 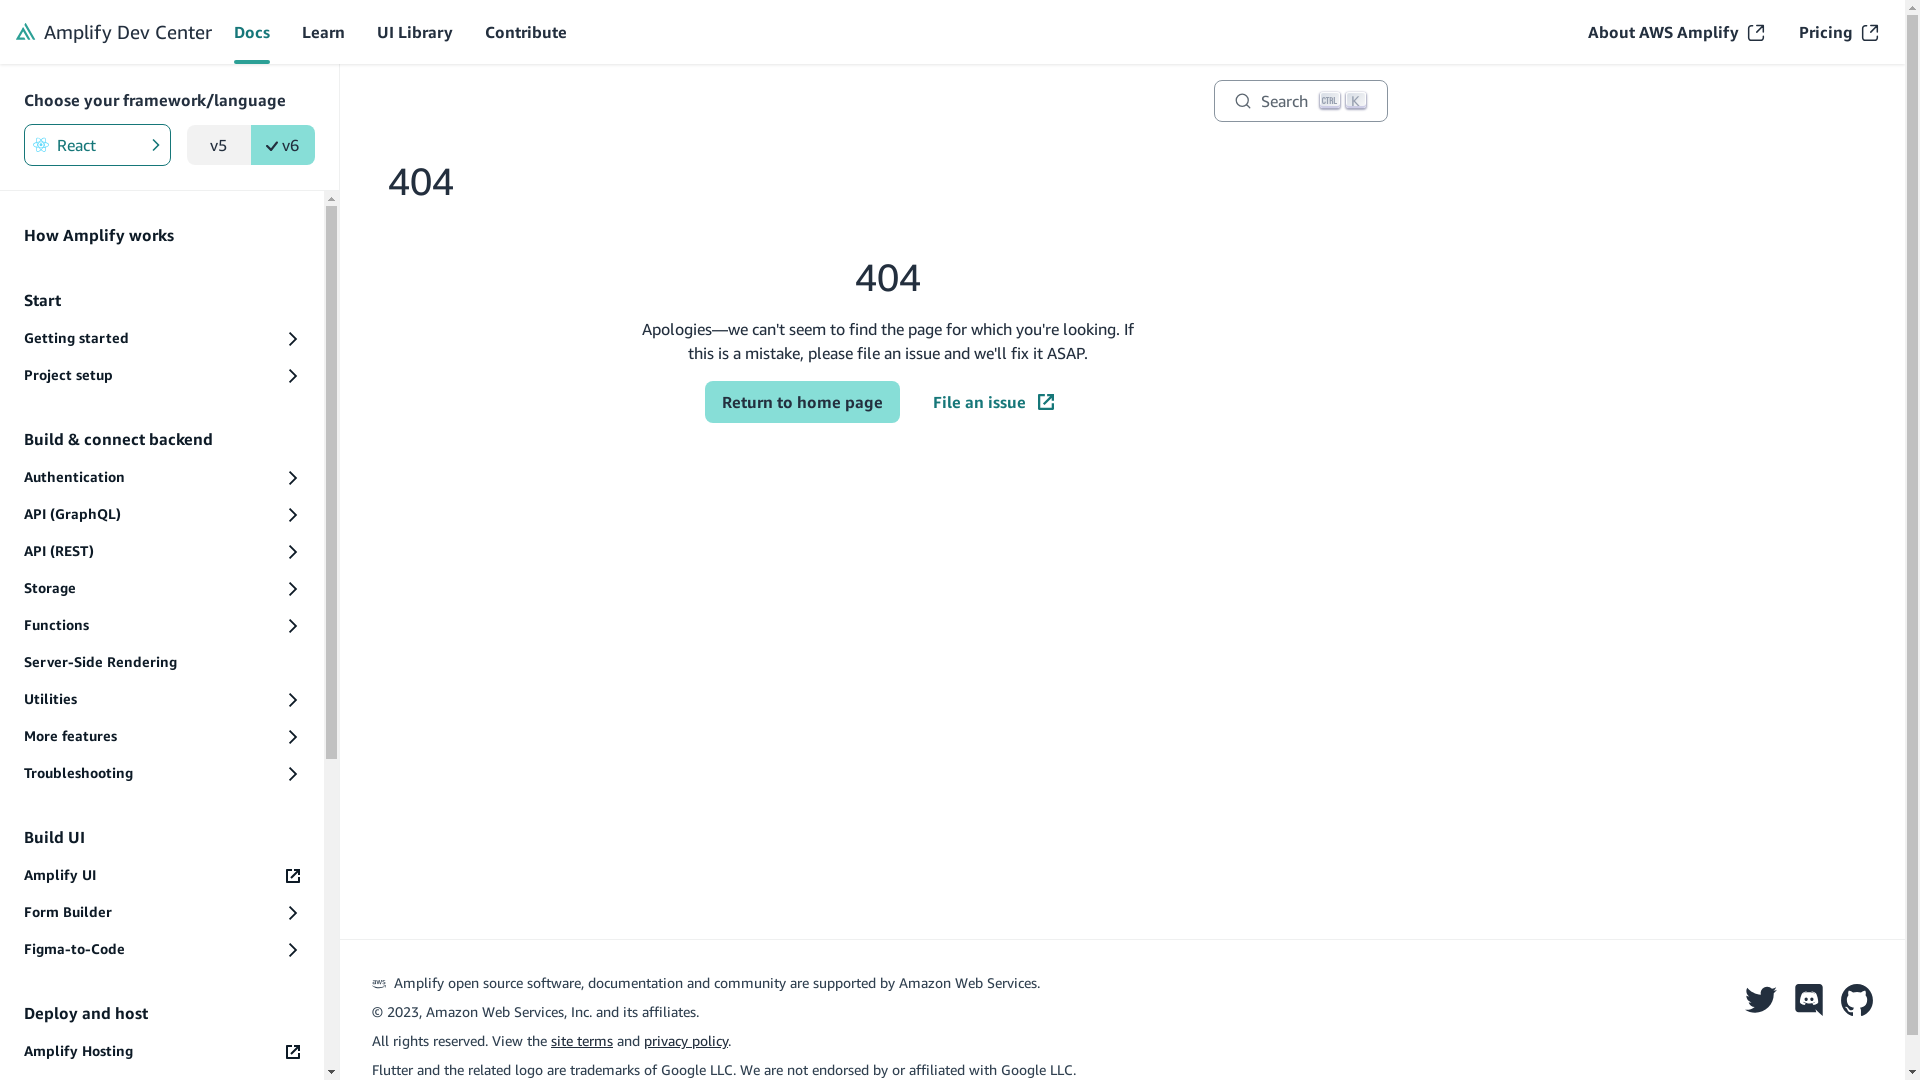 I want to click on 'Figma-to-Code', so click(x=162, y=948).